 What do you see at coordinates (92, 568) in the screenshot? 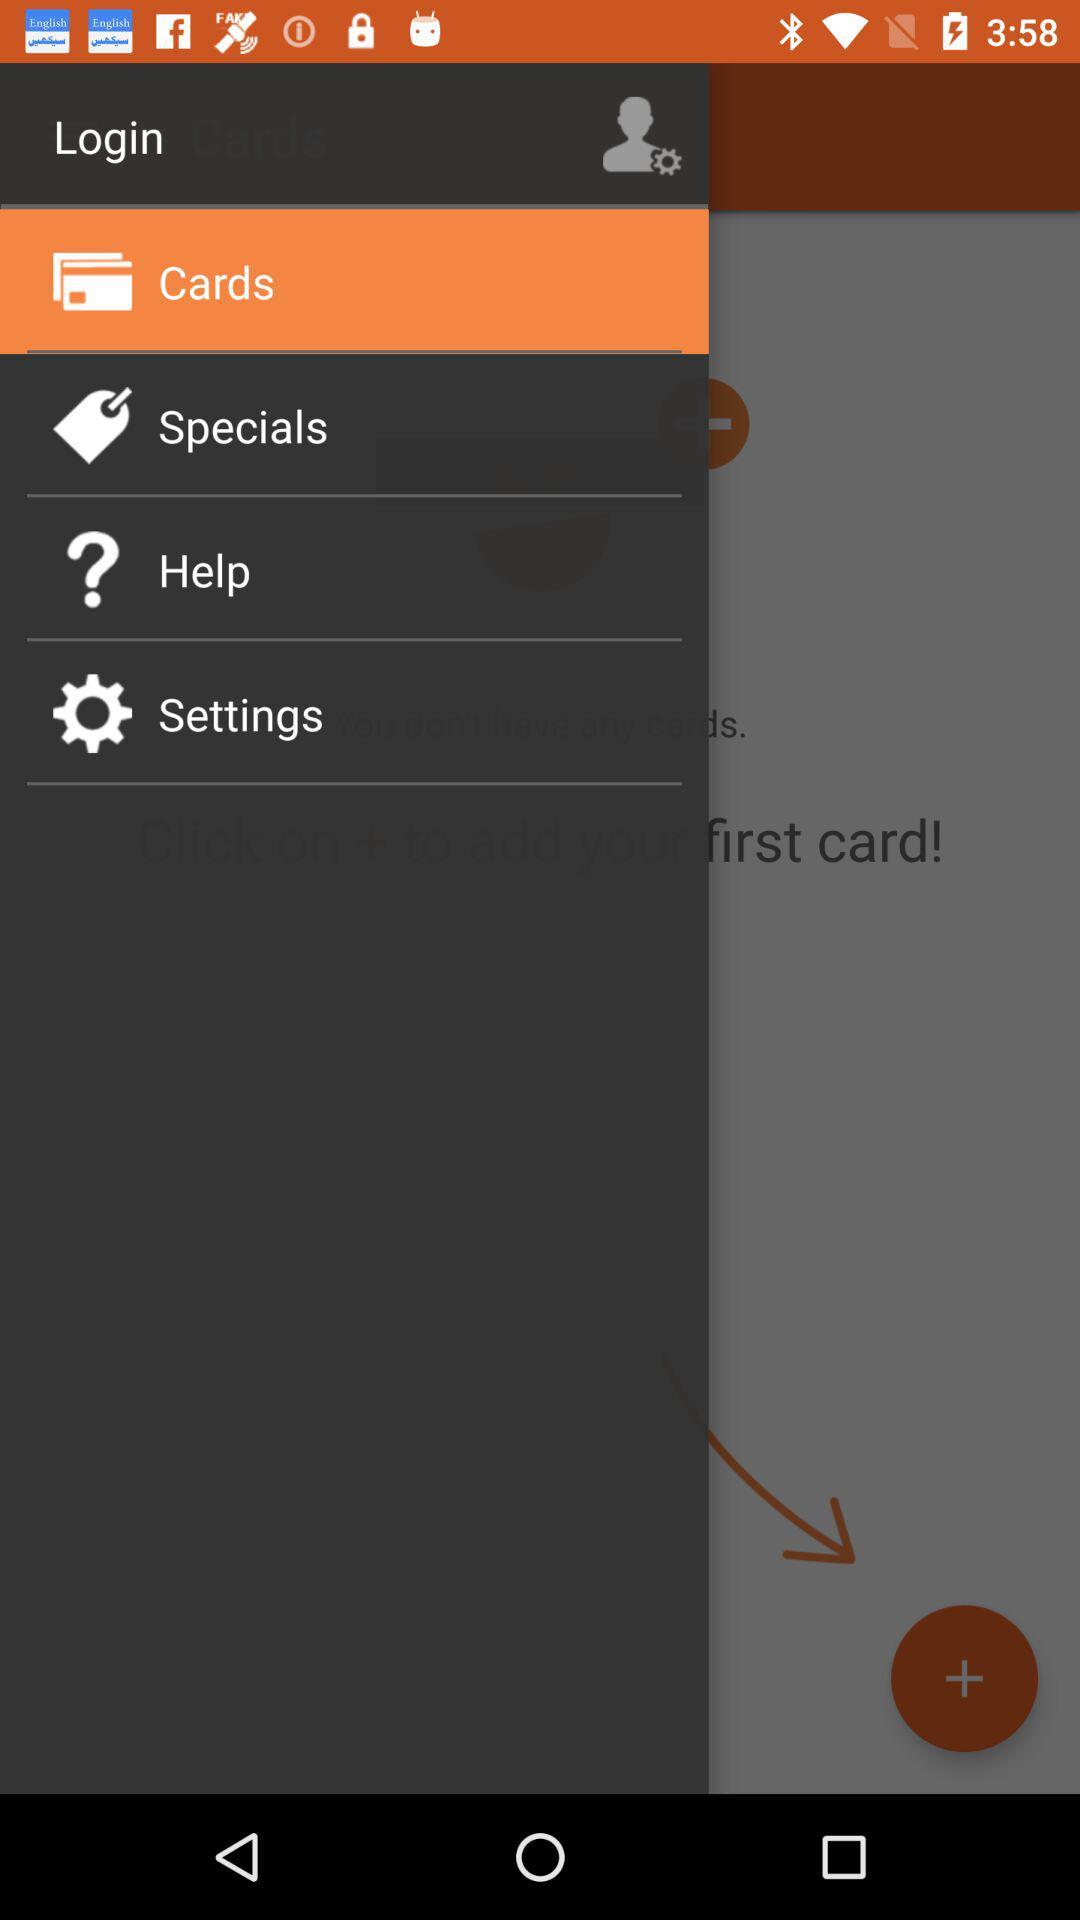
I see `the icon on left to the help button on the web page` at bounding box center [92, 568].